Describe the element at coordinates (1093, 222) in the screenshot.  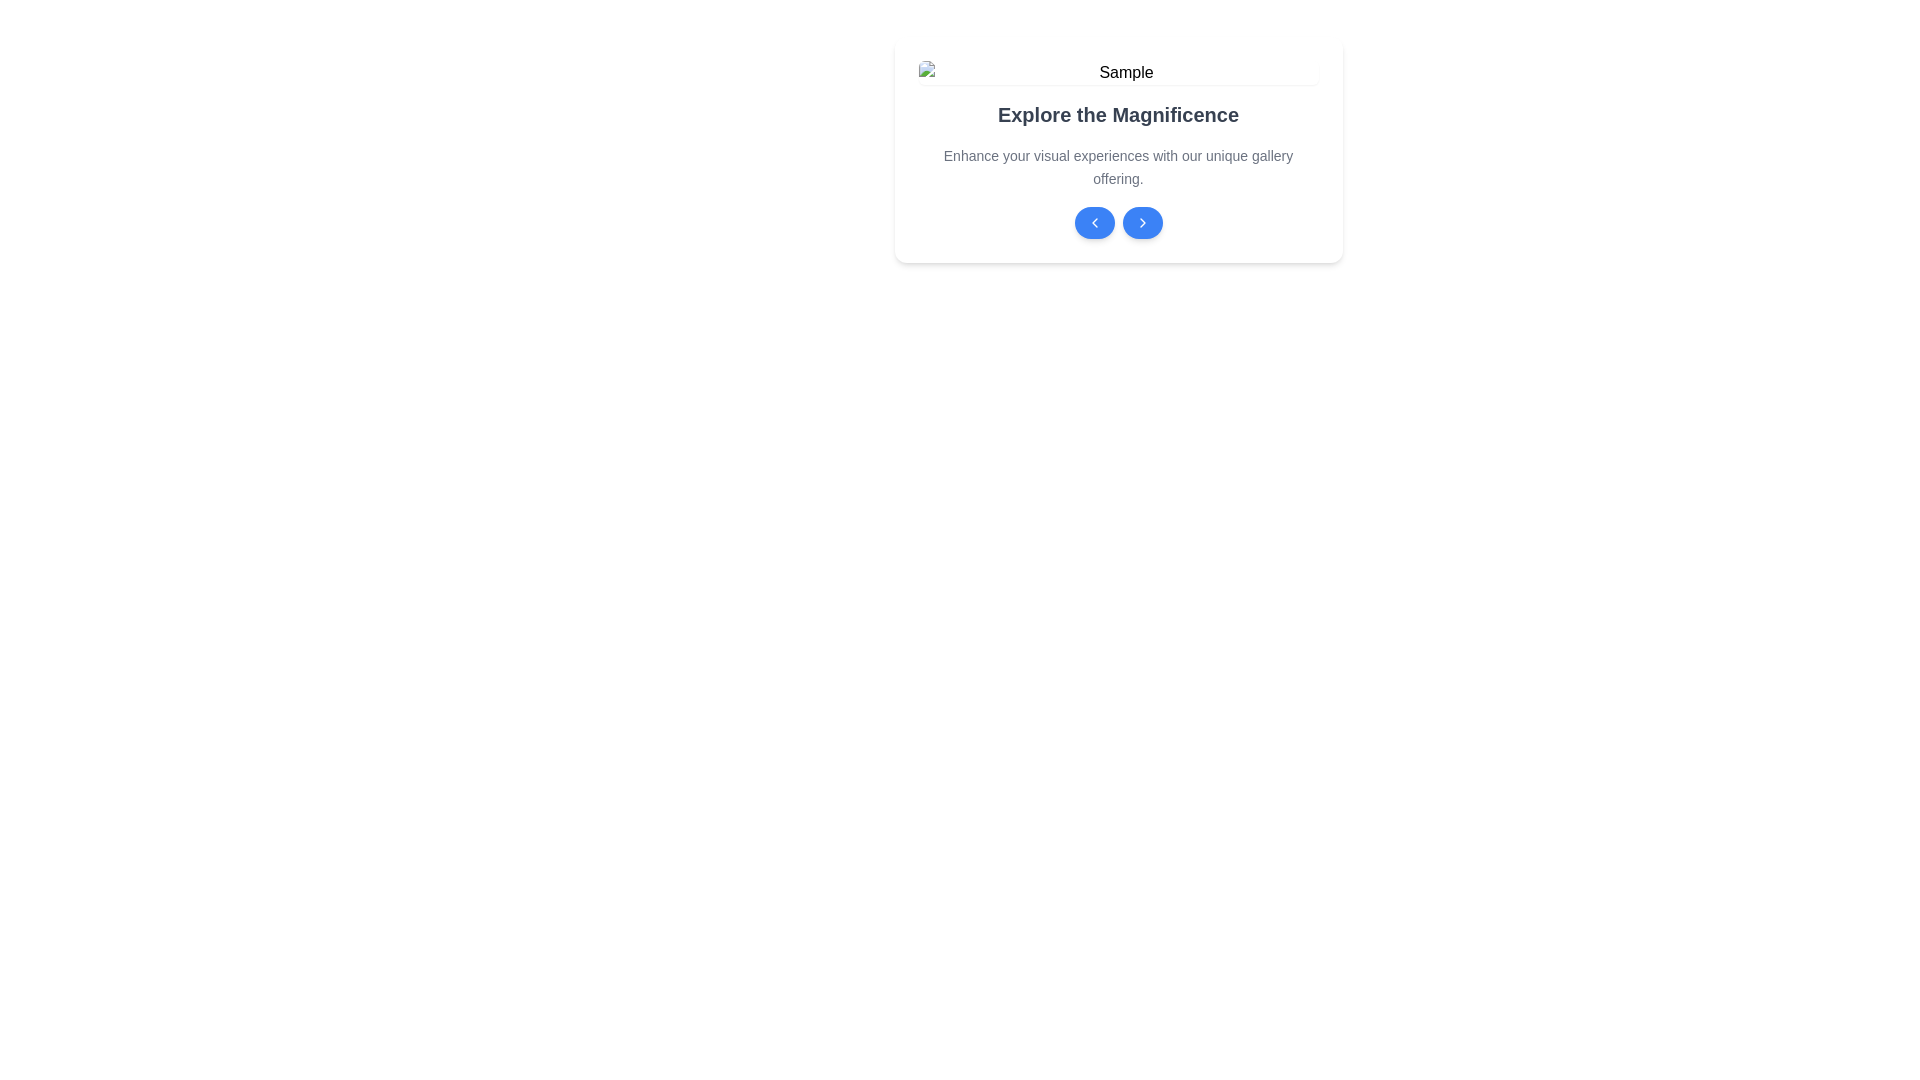
I see `the first button in the horizontal series located at the bottom center of the card interface` at that location.